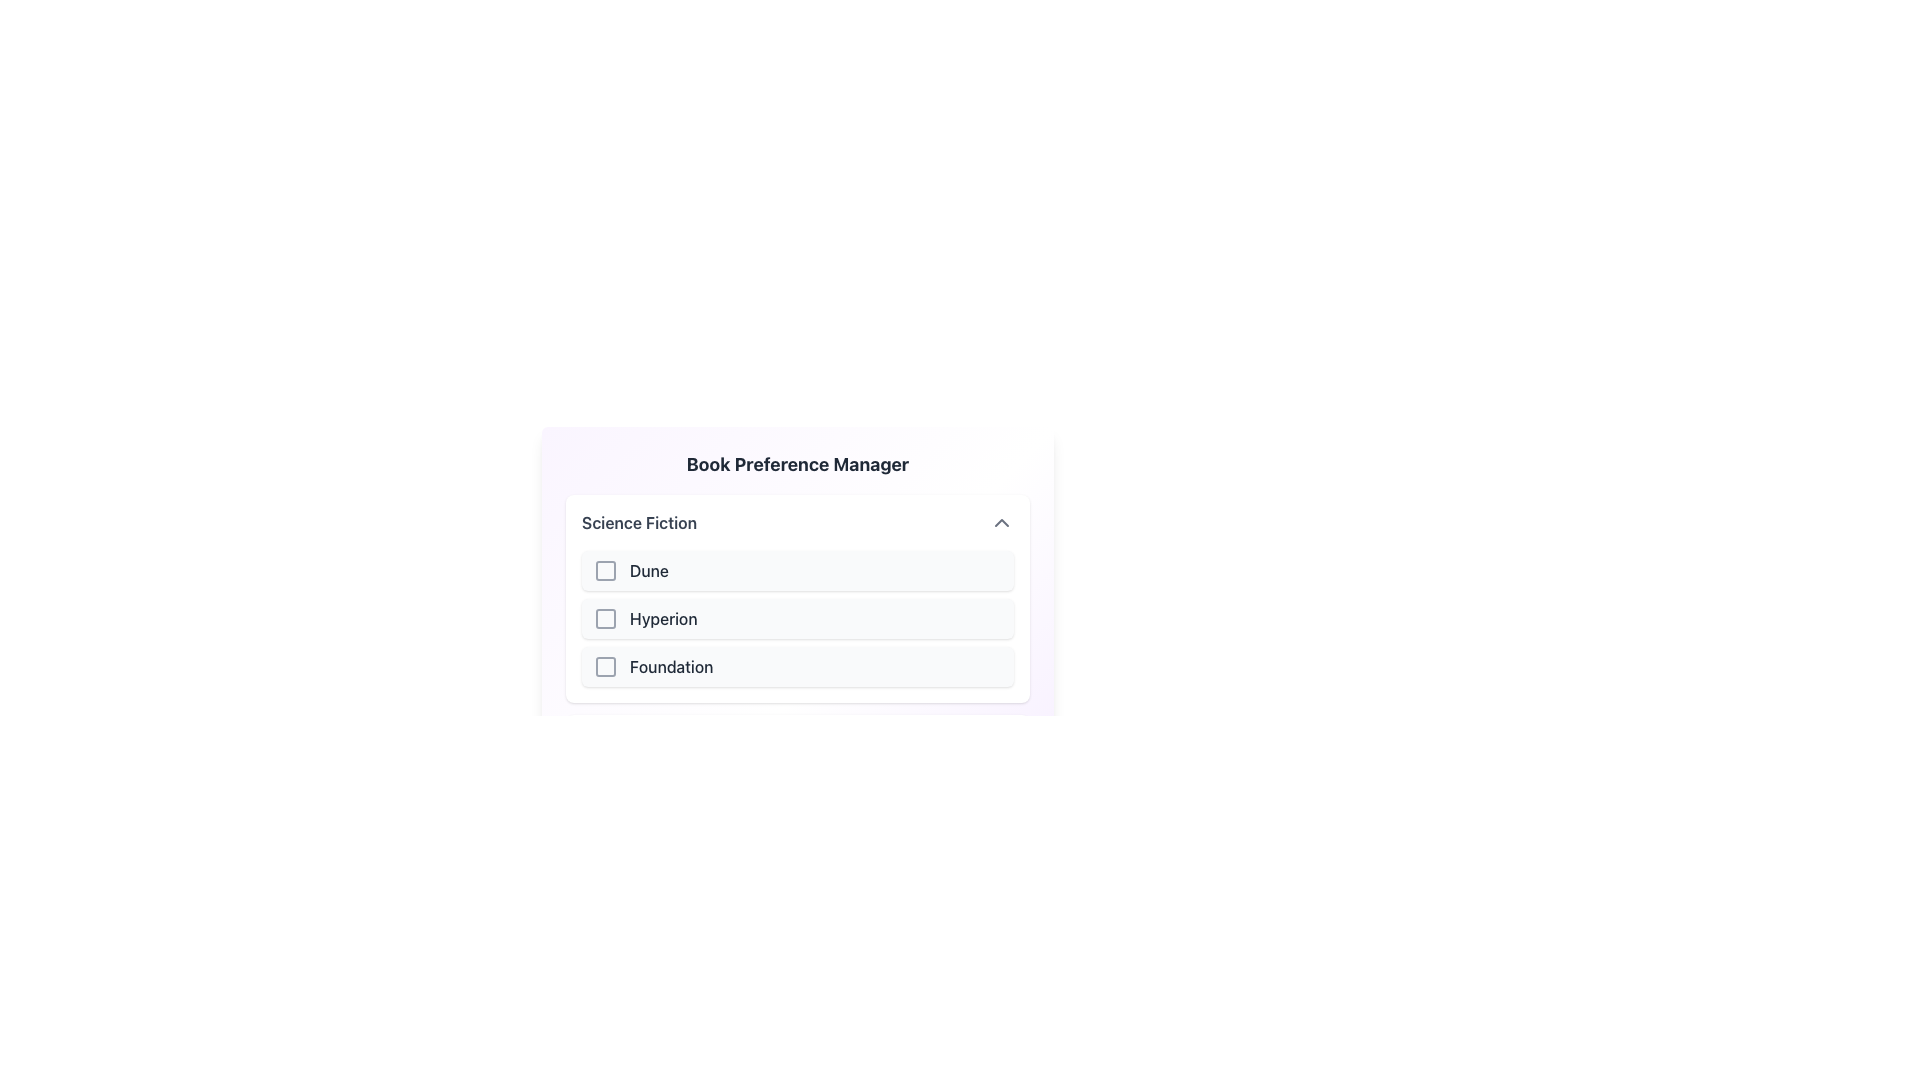 The height and width of the screenshot is (1080, 1920). What do you see at coordinates (638, 522) in the screenshot?
I see `the 'Science Fiction' text label, which is styled with medium font weight and gray tone, located at the top of a list section` at bounding box center [638, 522].